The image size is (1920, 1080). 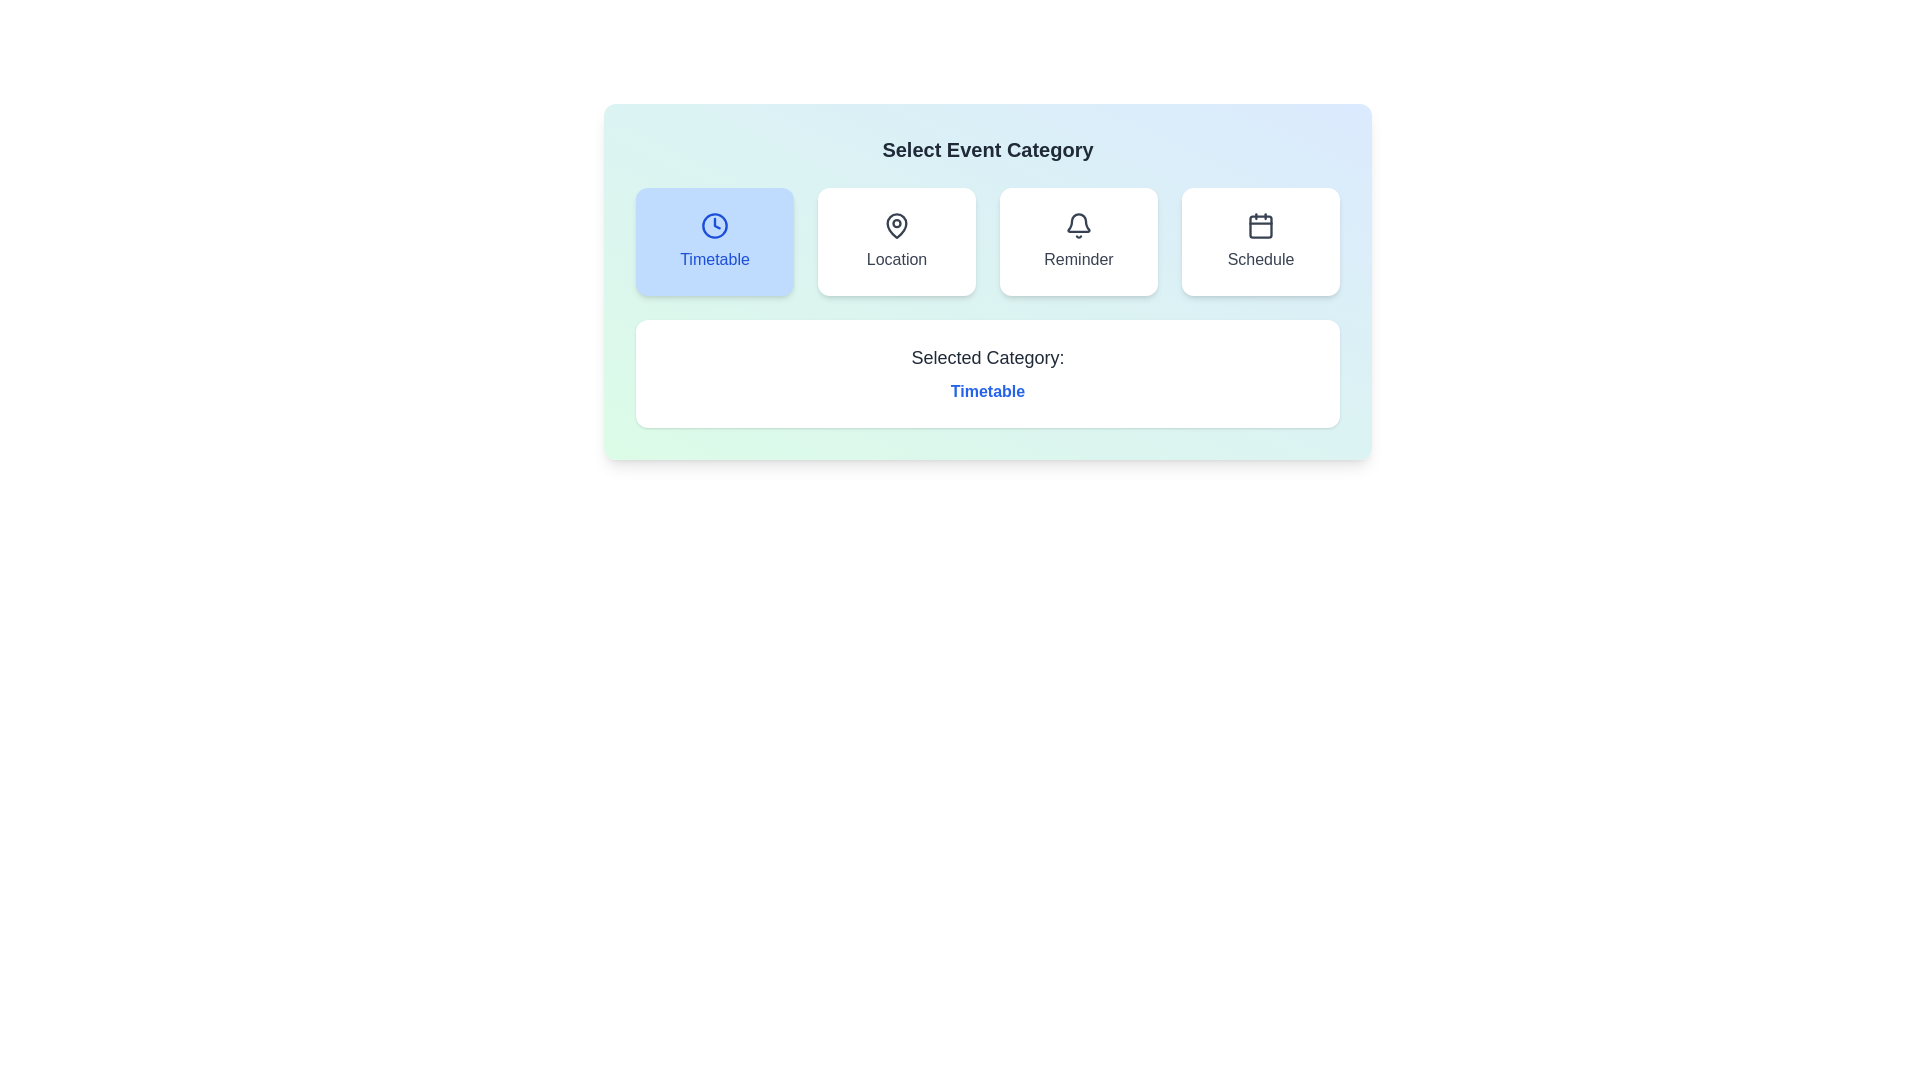 What do you see at coordinates (715, 241) in the screenshot?
I see `the event category Timetable by clicking on its respective button` at bounding box center [715, 241].